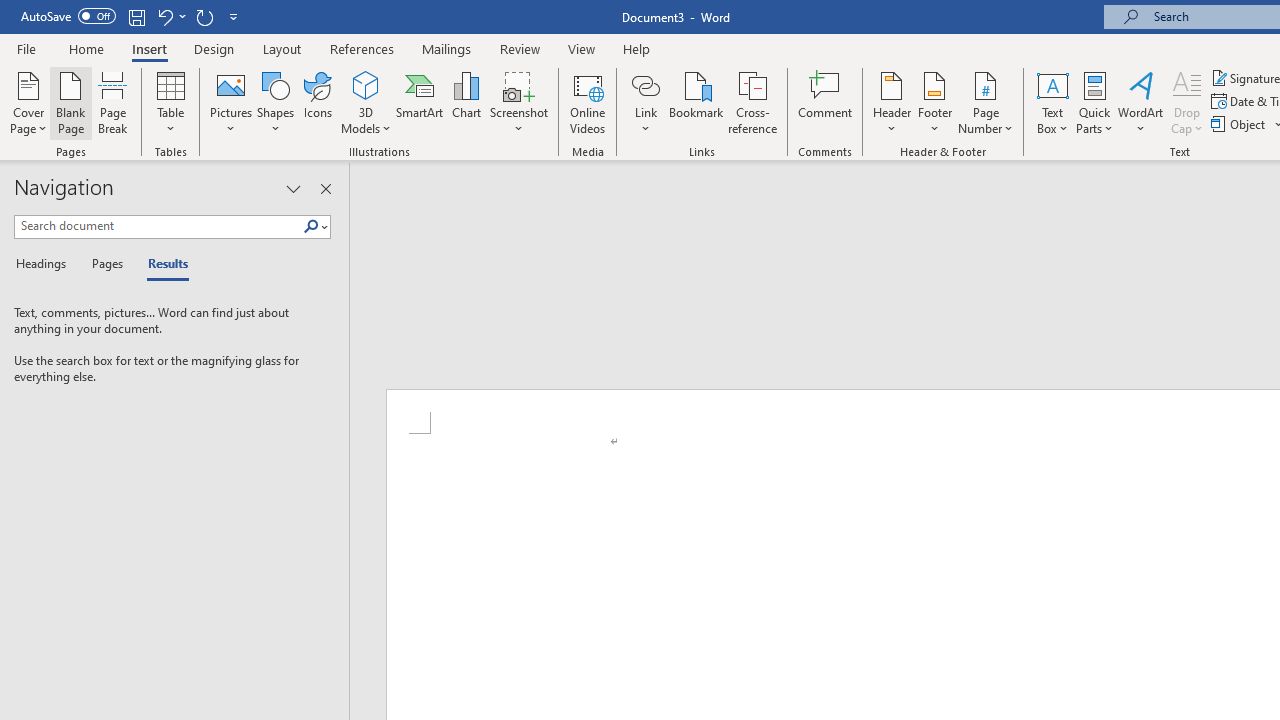 This screenshot has height=720, width=1280. Describe the element at coordinates (1239, 124) in the screenshot. I see `'Object...'` at that location.